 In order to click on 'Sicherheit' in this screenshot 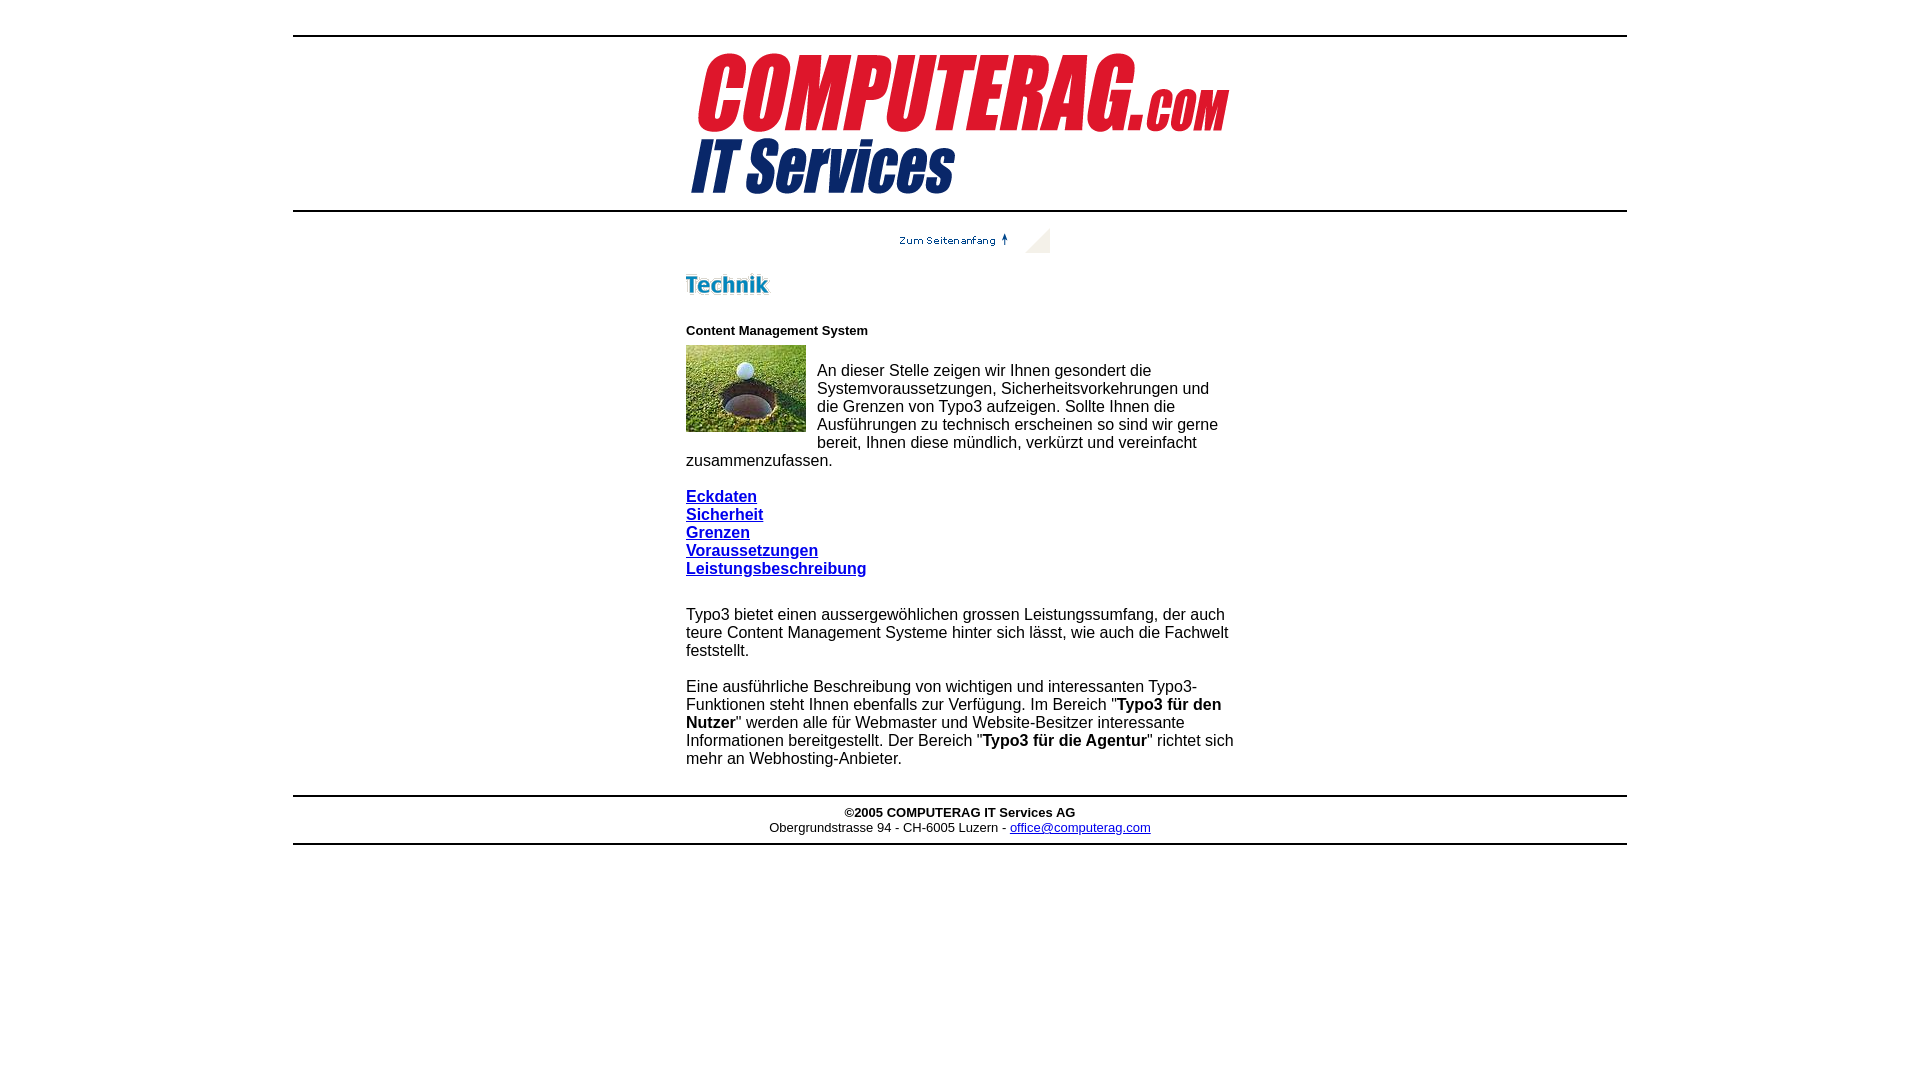, I will do `click(723, 513)`.